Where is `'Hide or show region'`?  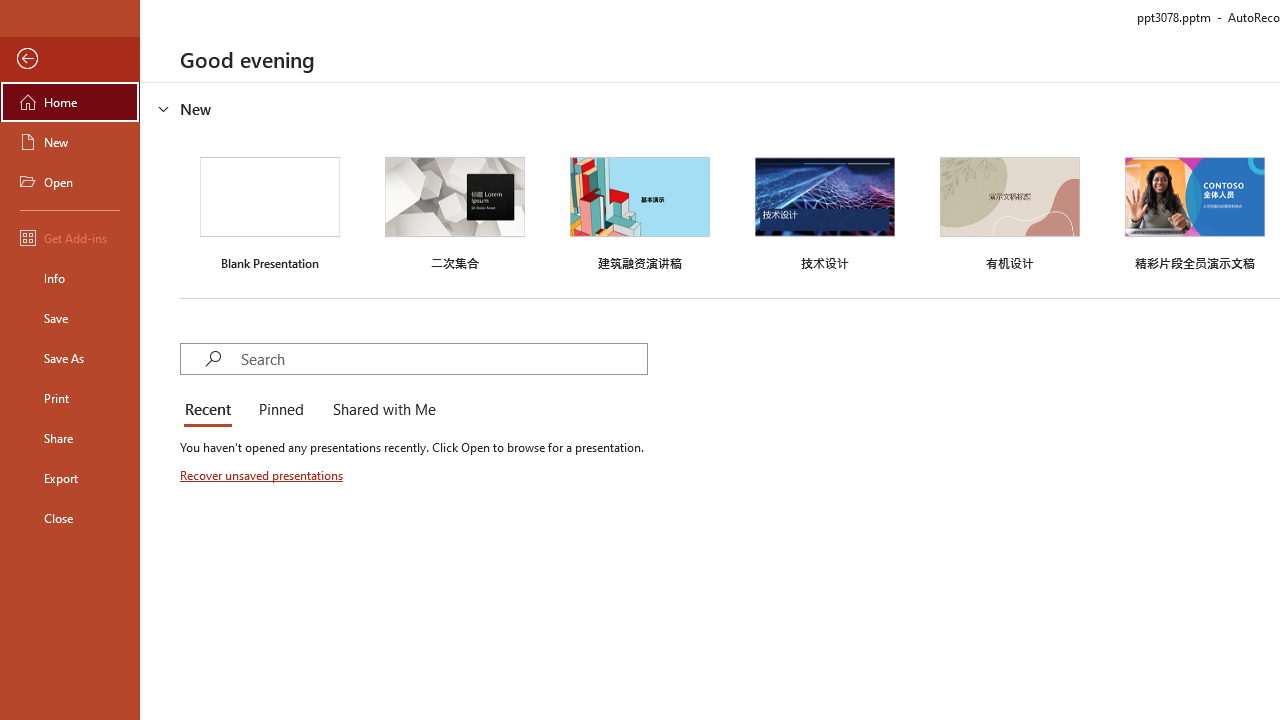
'Hide or show region' is located at coordinates (164, 109).